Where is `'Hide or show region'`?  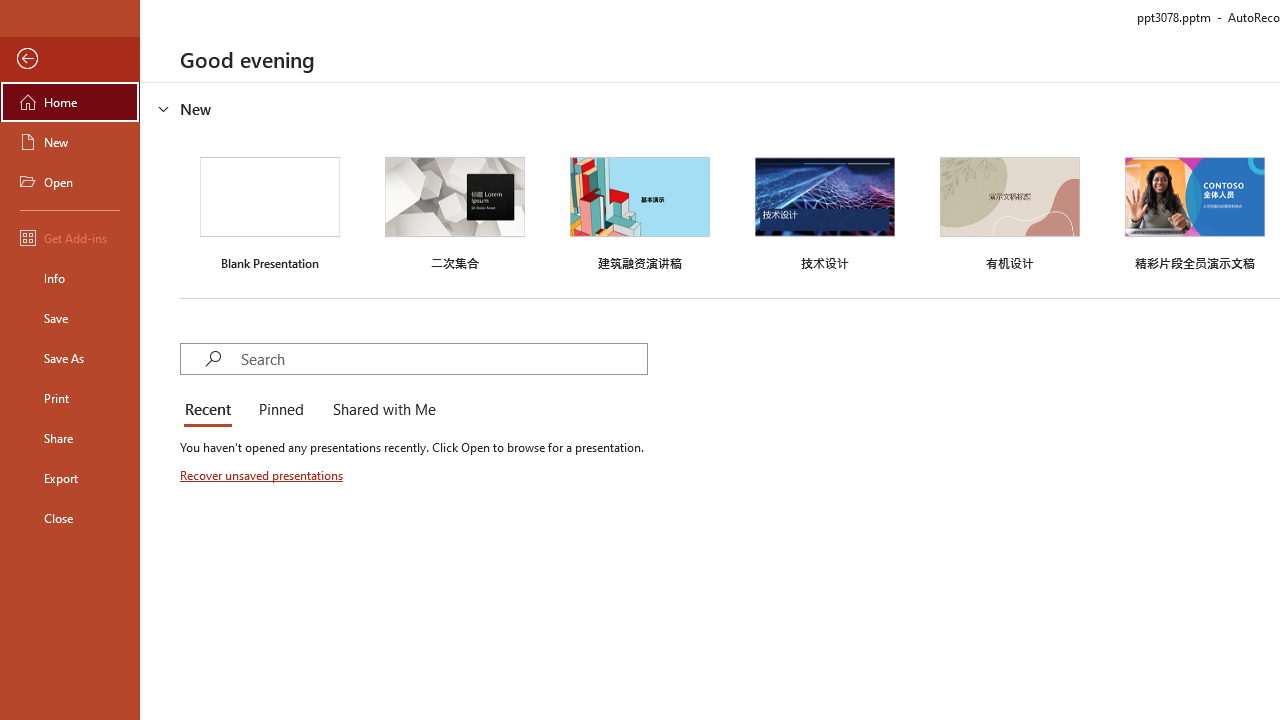
'Hide or show region' is located at coordinates (164, 109).